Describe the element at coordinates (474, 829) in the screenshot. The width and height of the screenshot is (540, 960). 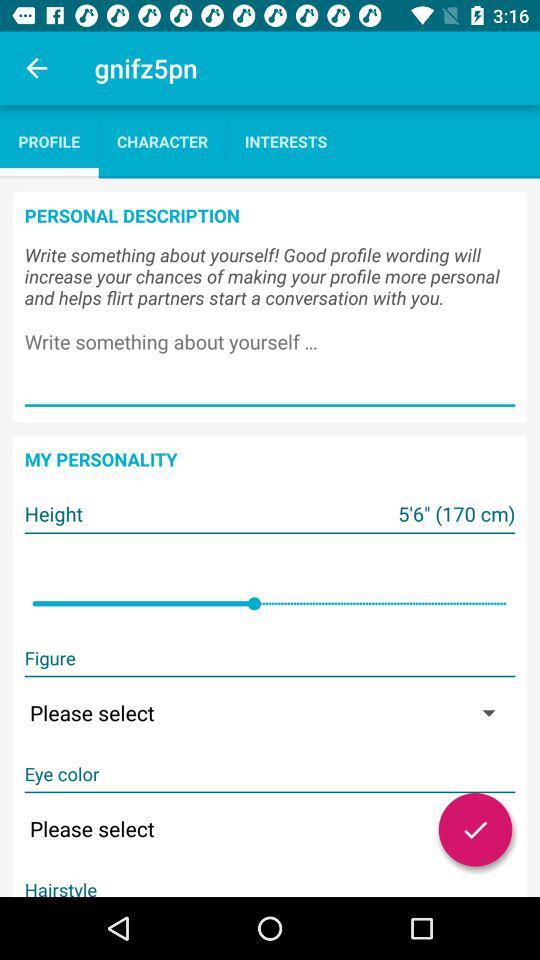
I see `the check icon` at that location.